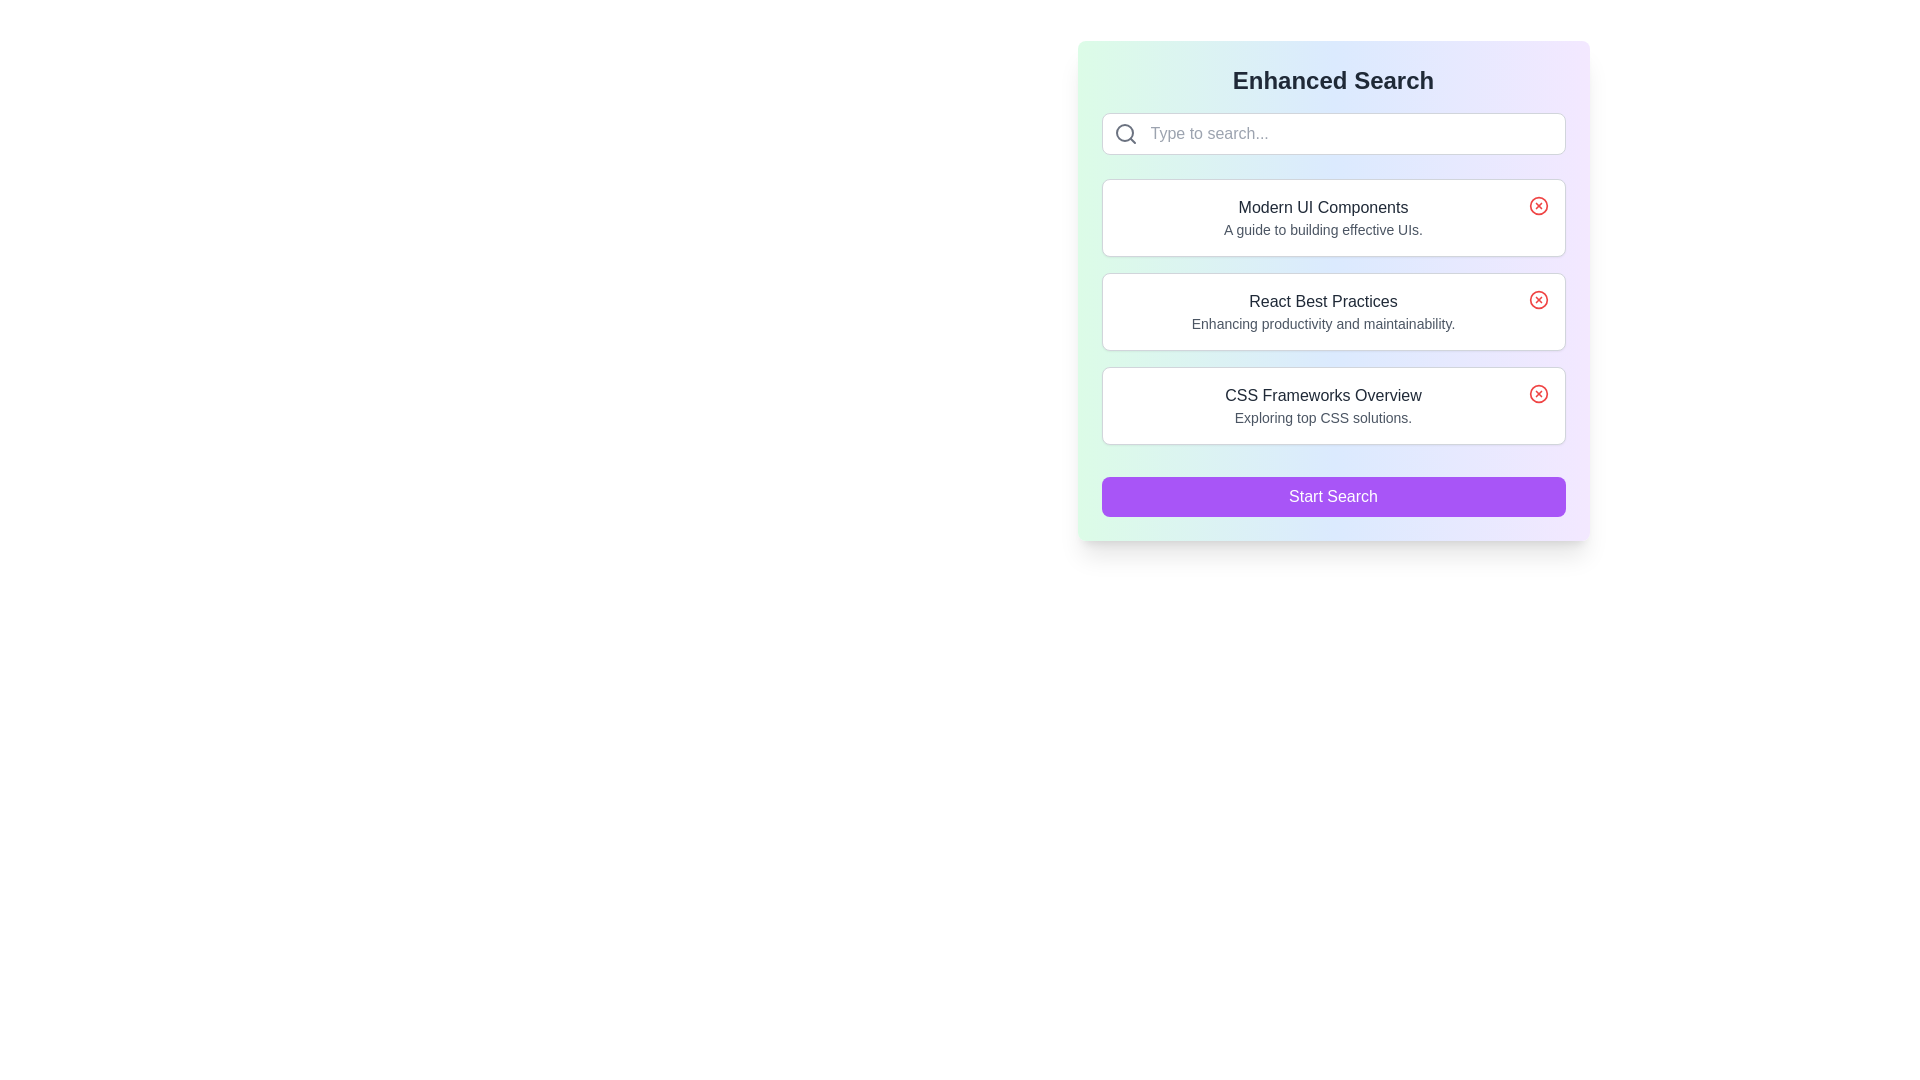 The image size is (1920, 1080). Describe the element at coordinates (1537, 205) in the screenshot. I see `the graphical element (circle within an icon) located in the top-right corner of the 'Modern UI Components' list item` at that location.